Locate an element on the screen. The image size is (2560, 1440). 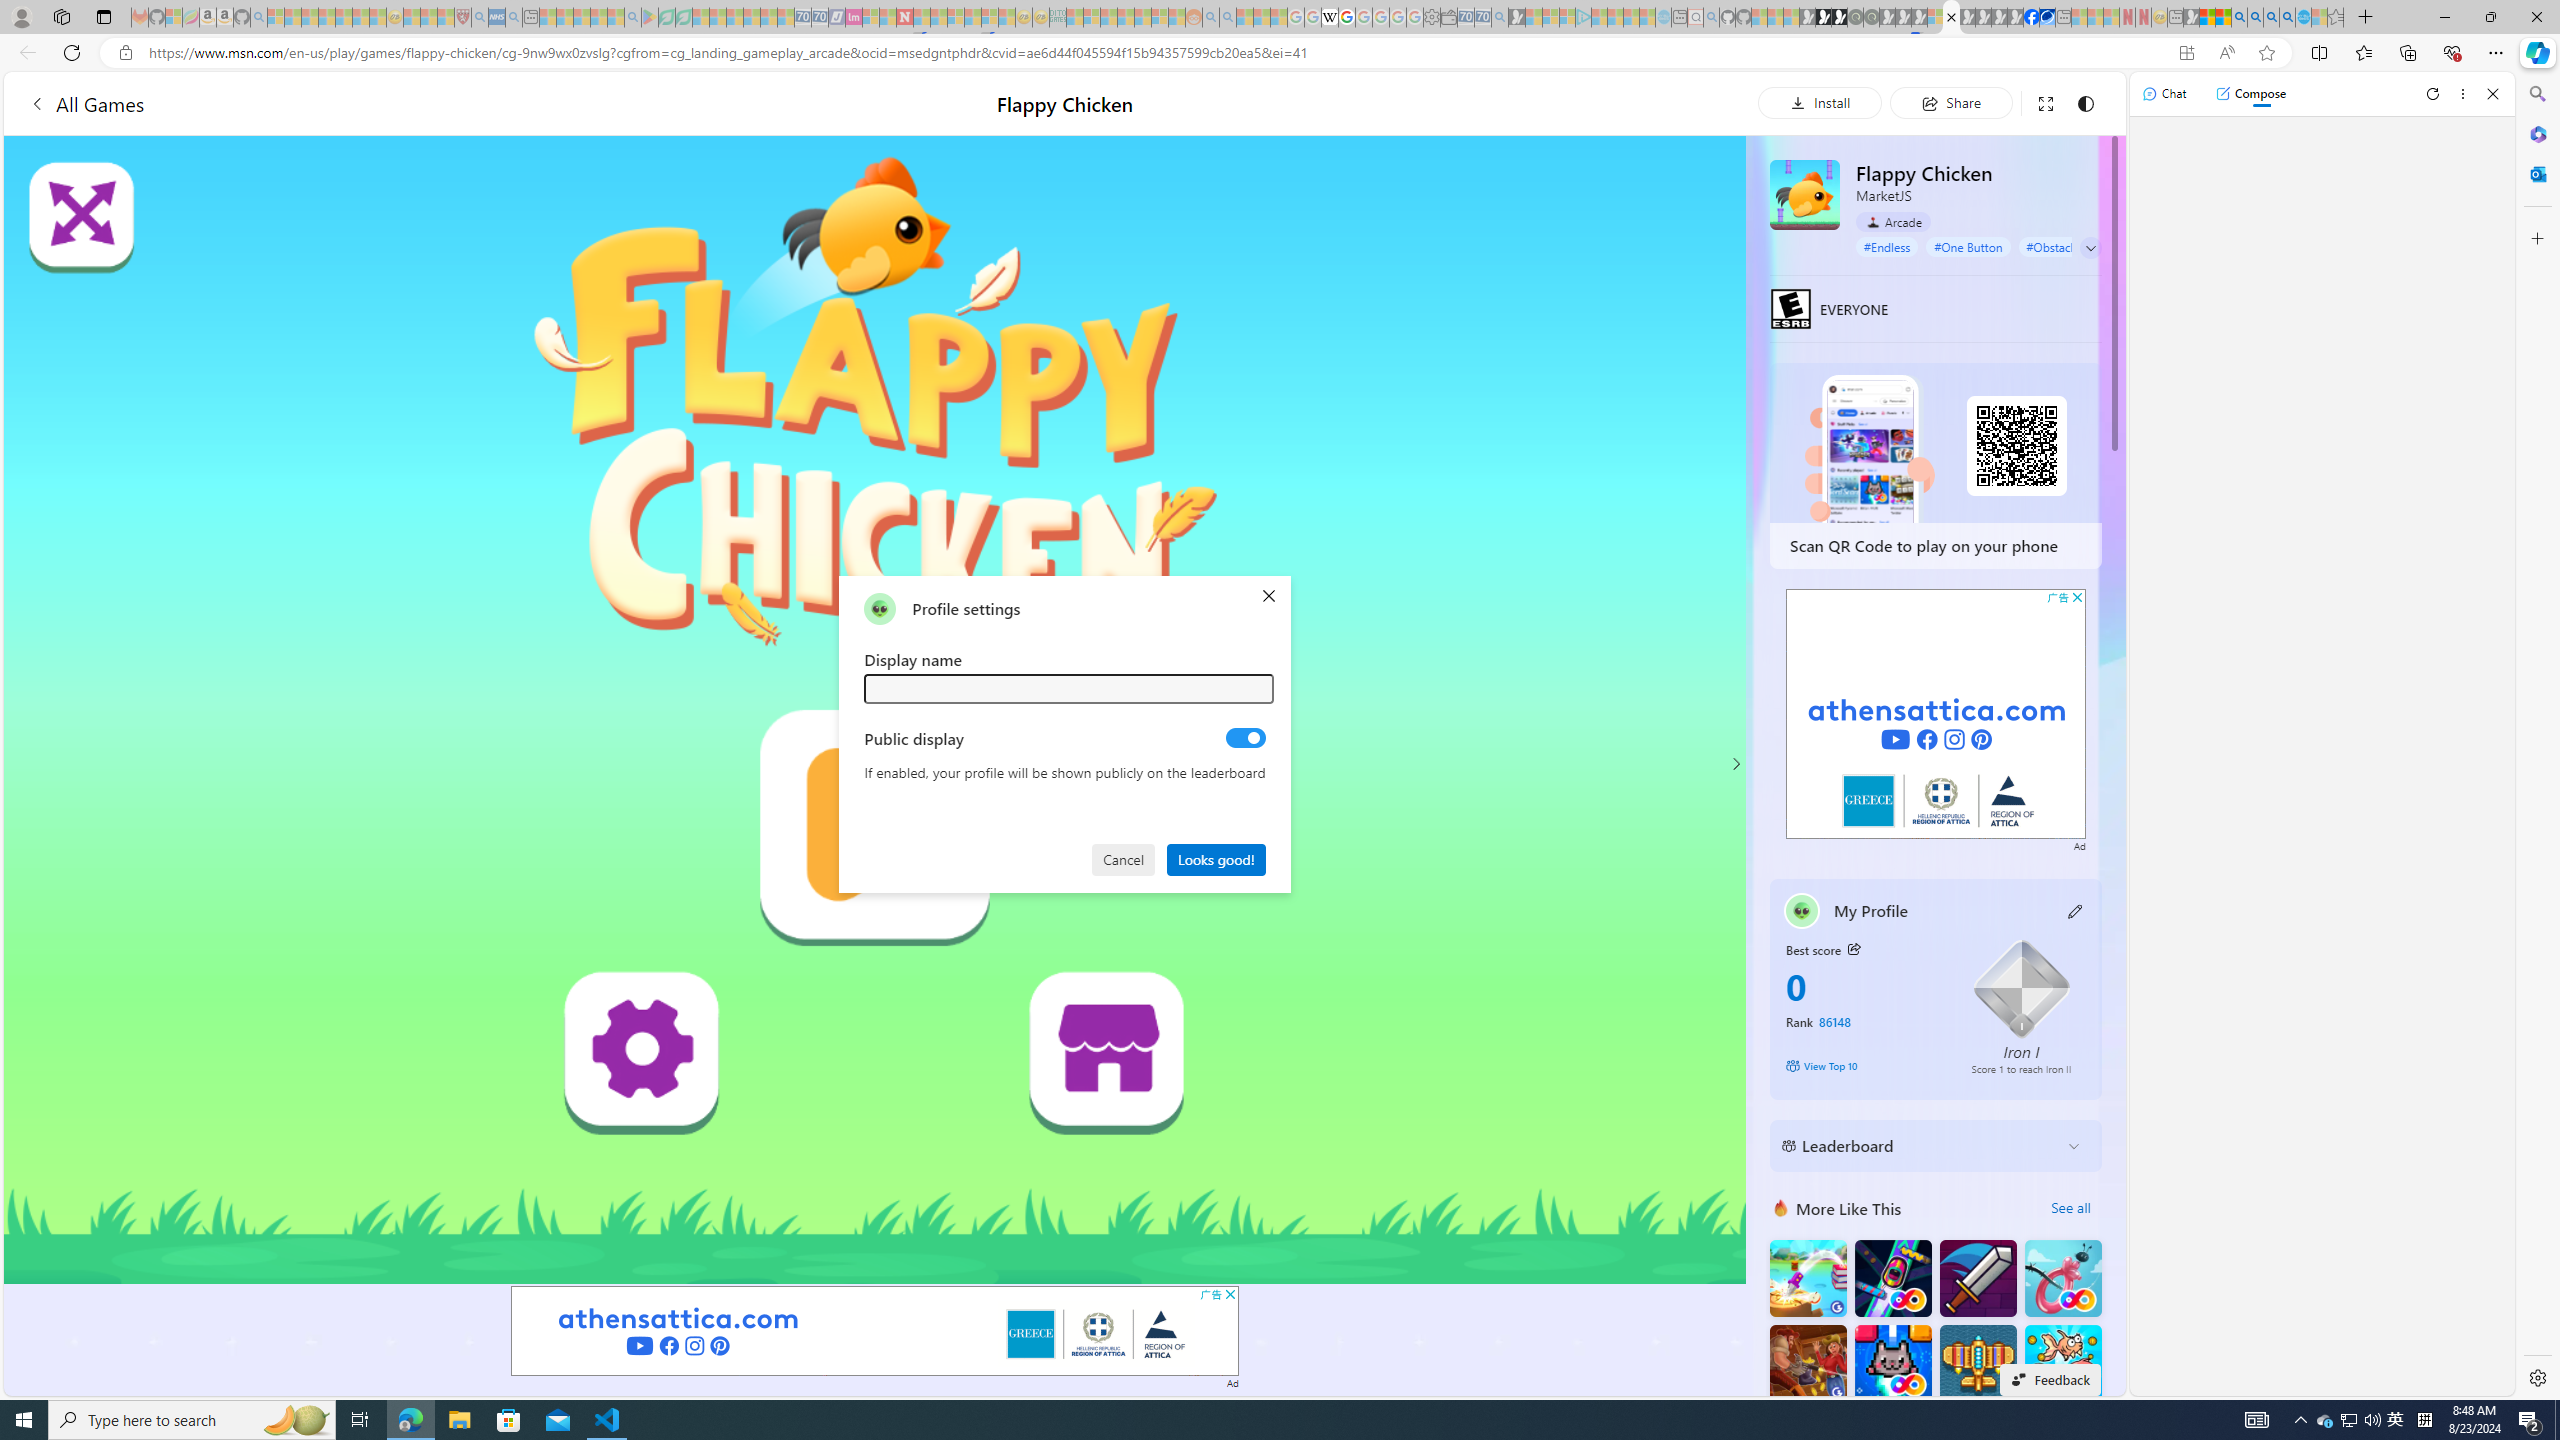
'Saloon Robbery' is located at coordinates (1807, 1362).